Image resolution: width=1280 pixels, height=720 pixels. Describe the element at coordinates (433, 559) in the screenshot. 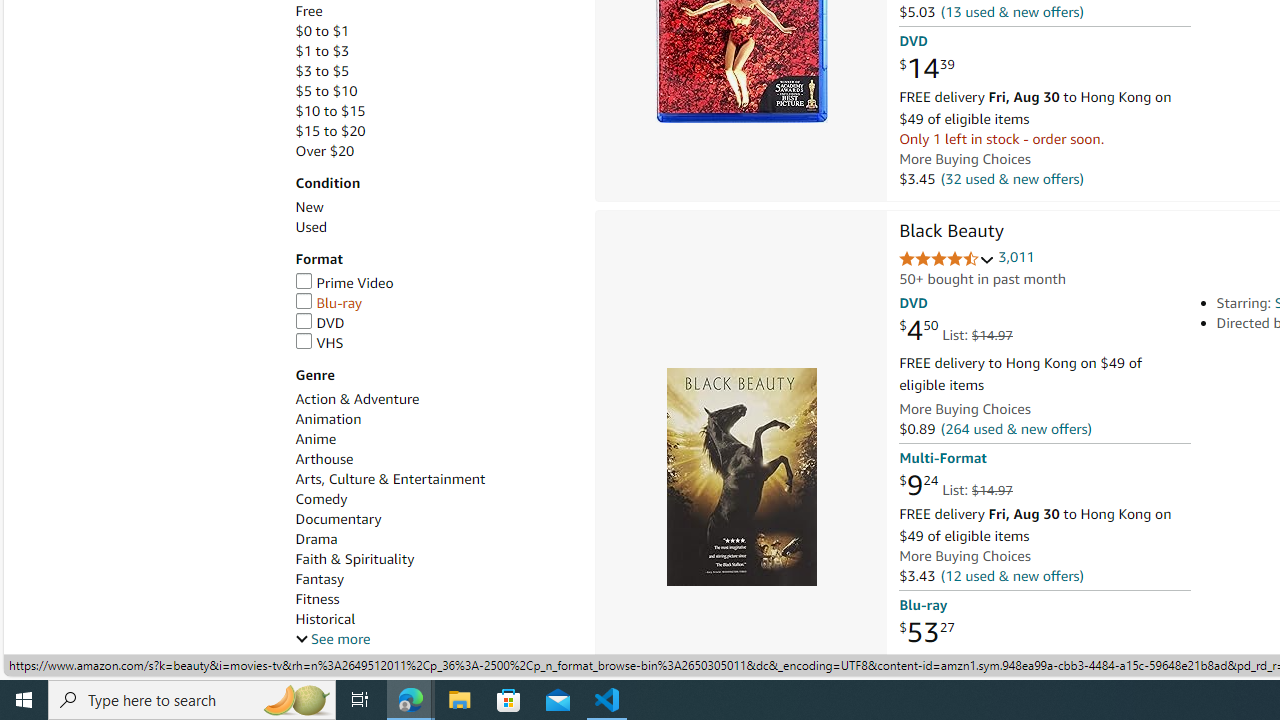

I see `'Faith & Spirituality'` at that location.